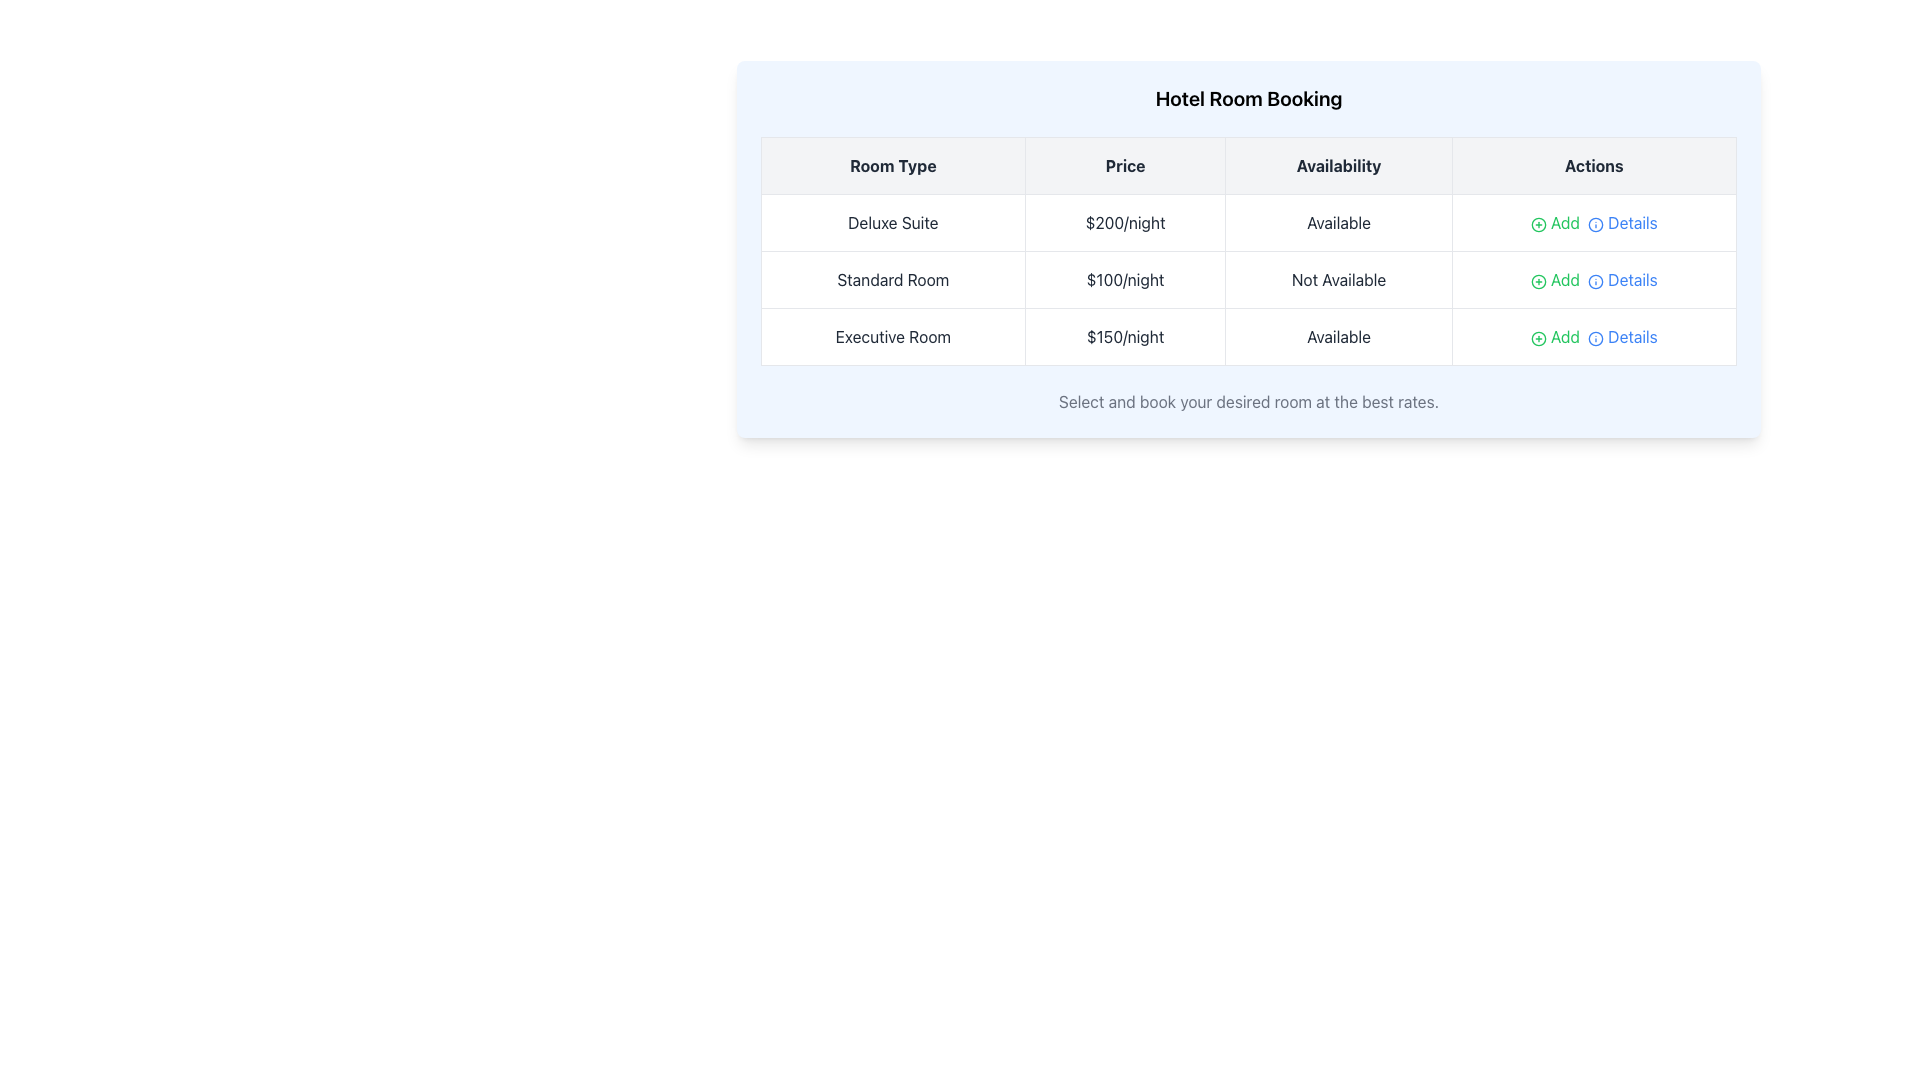  Describe the element at coordinates (1593, 335) in the screenshot. I see `the 'Add' button located in the 'Actions' column of the table for the 'Executive Room' row` at that location.